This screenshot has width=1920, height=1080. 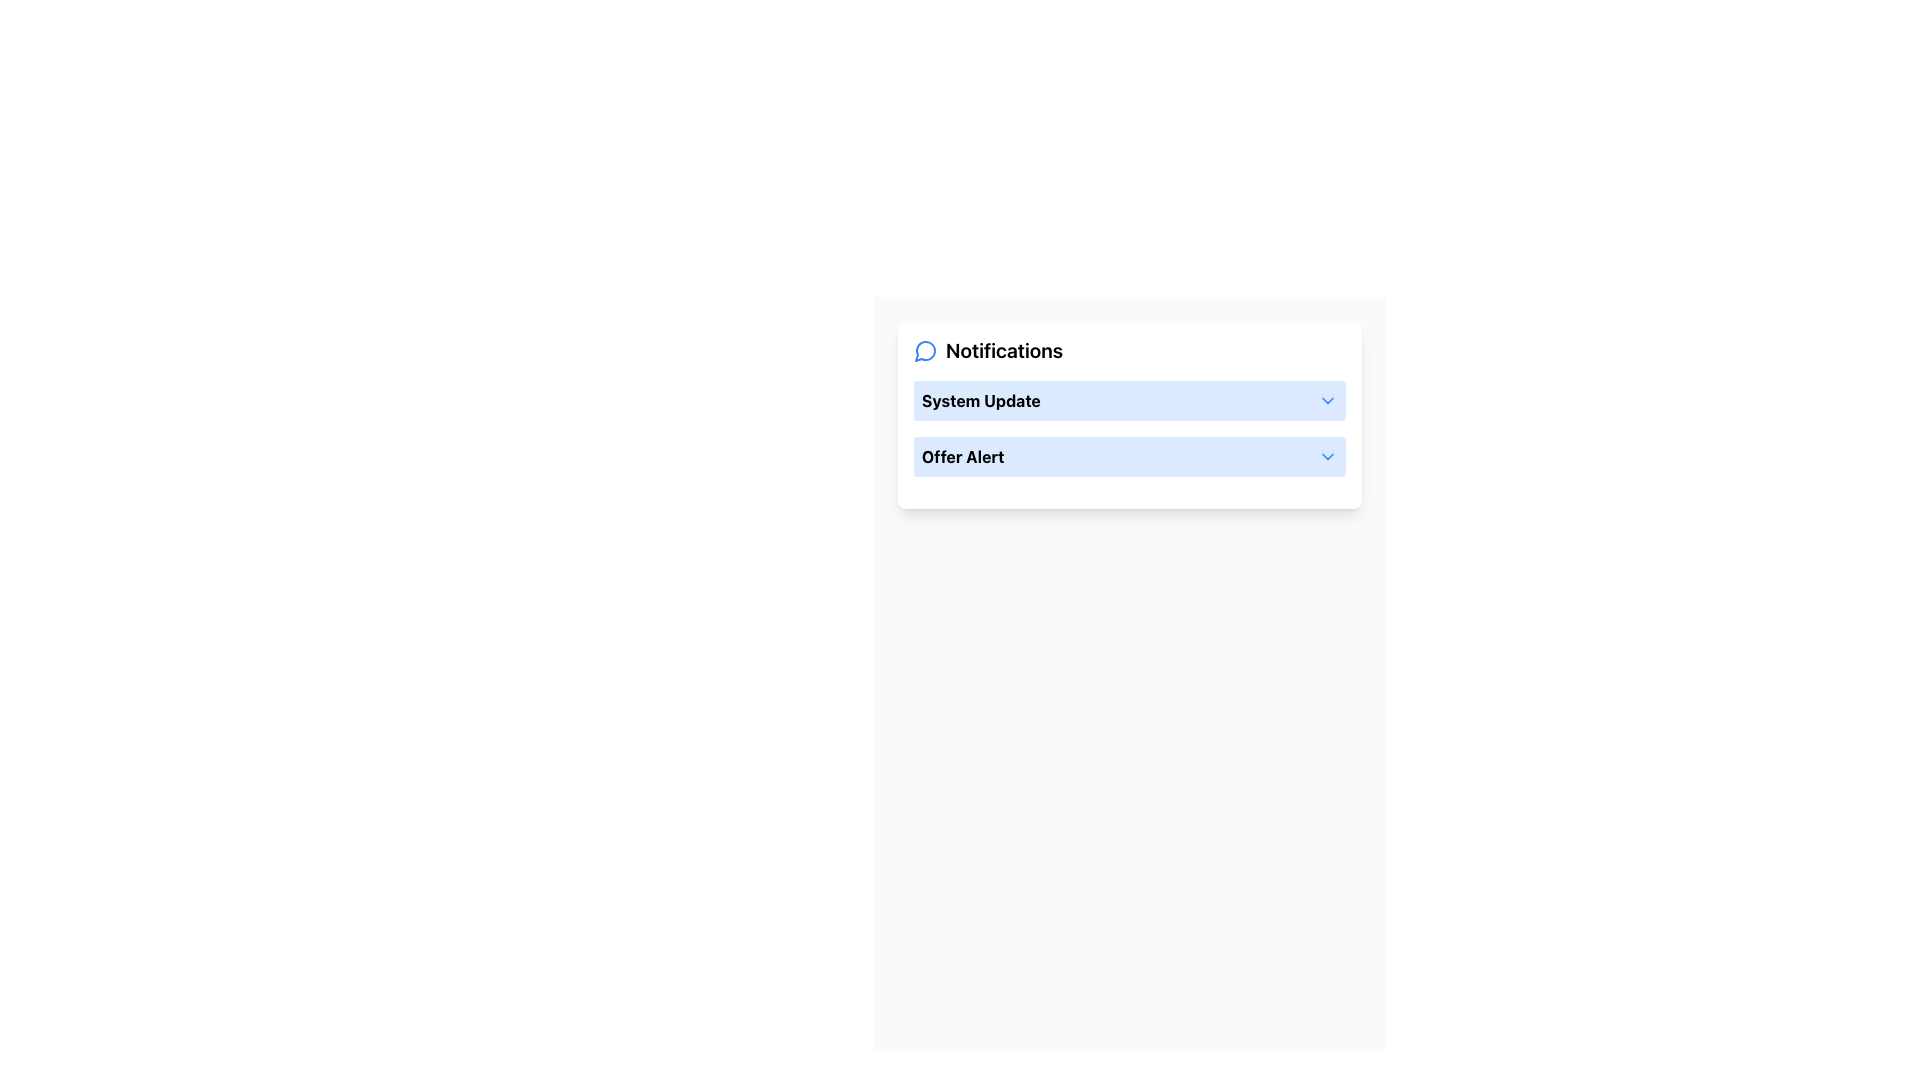 What do you see at coordinates (981, 401) in the screenshot?
I see `the 'System Update' text label, which is styled with bold, dark text on a light blue background and located in the Notifications section` at bounding box center [981, 401].